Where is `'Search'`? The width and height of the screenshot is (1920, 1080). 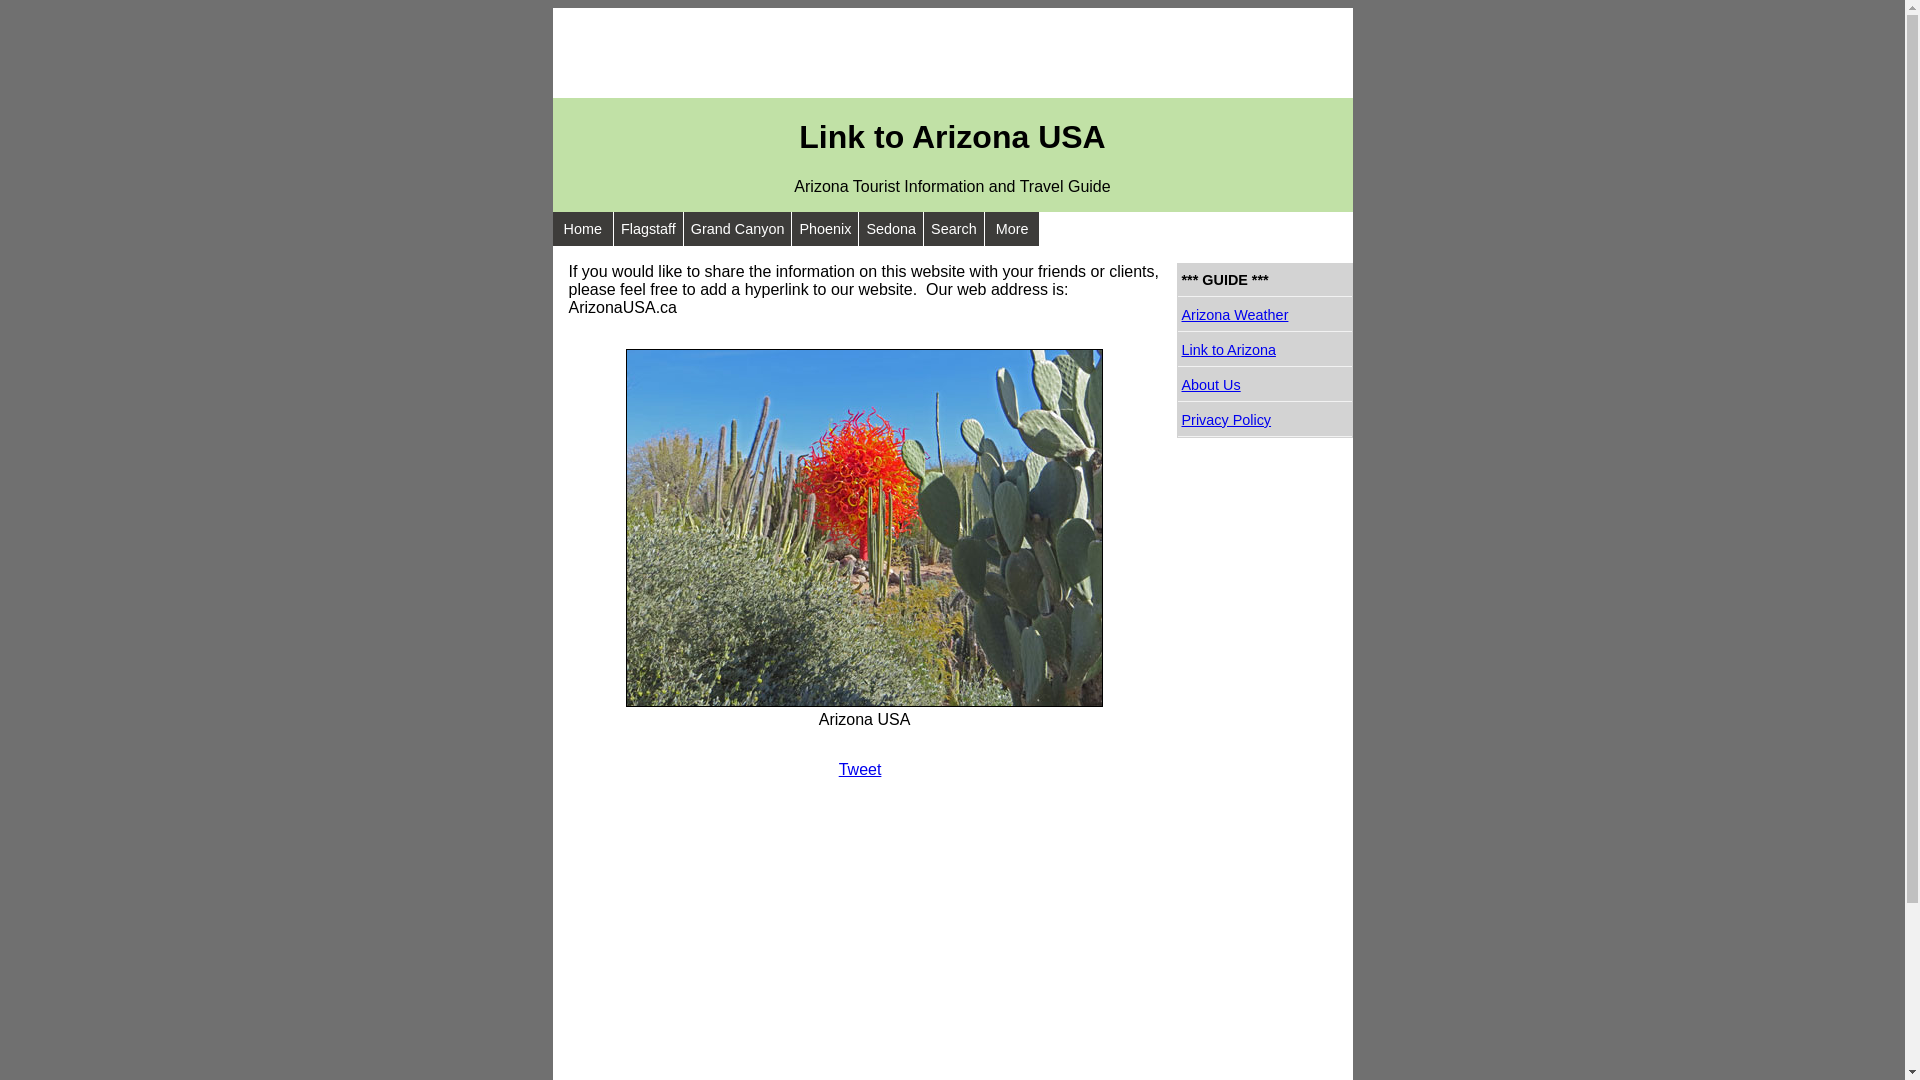
'Search' is located at coordinates (953, 227).